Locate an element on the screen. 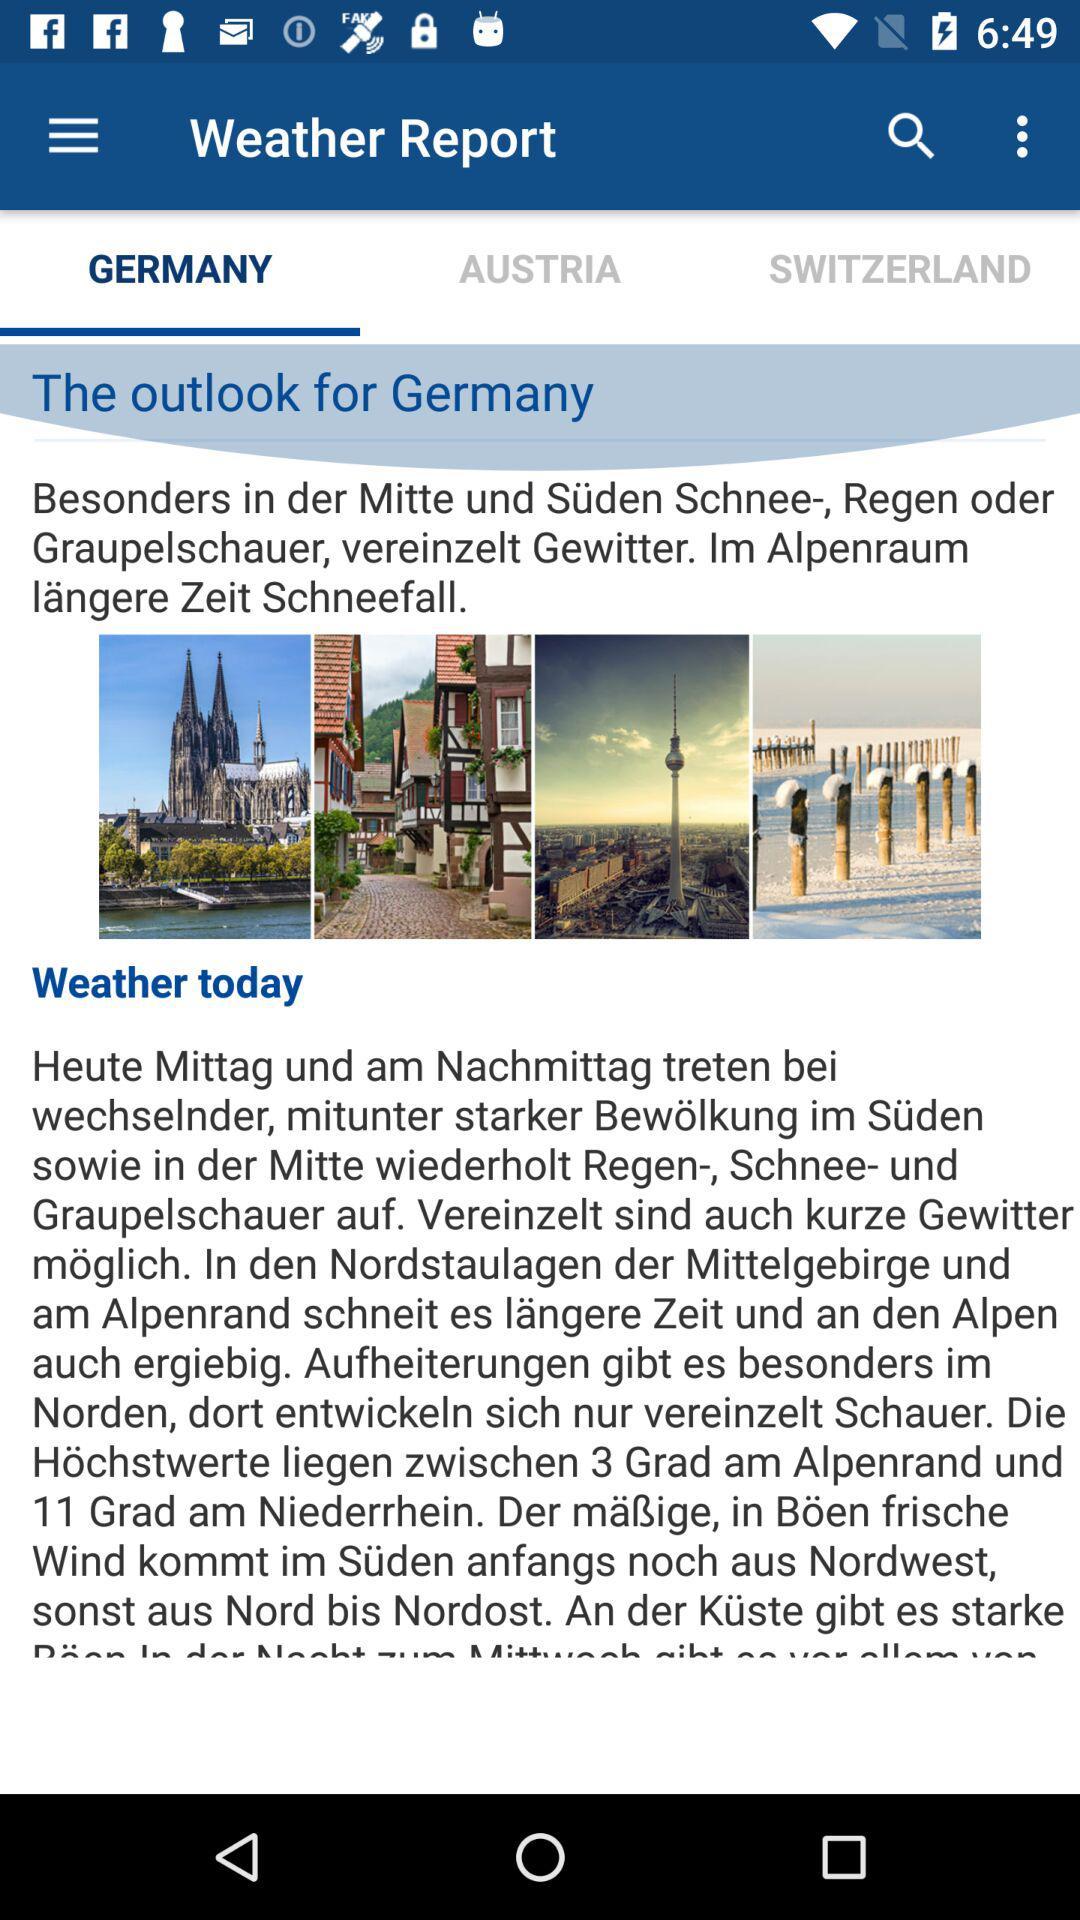  the icon to the left of the weather report icon is located at coordinates (72, 135).